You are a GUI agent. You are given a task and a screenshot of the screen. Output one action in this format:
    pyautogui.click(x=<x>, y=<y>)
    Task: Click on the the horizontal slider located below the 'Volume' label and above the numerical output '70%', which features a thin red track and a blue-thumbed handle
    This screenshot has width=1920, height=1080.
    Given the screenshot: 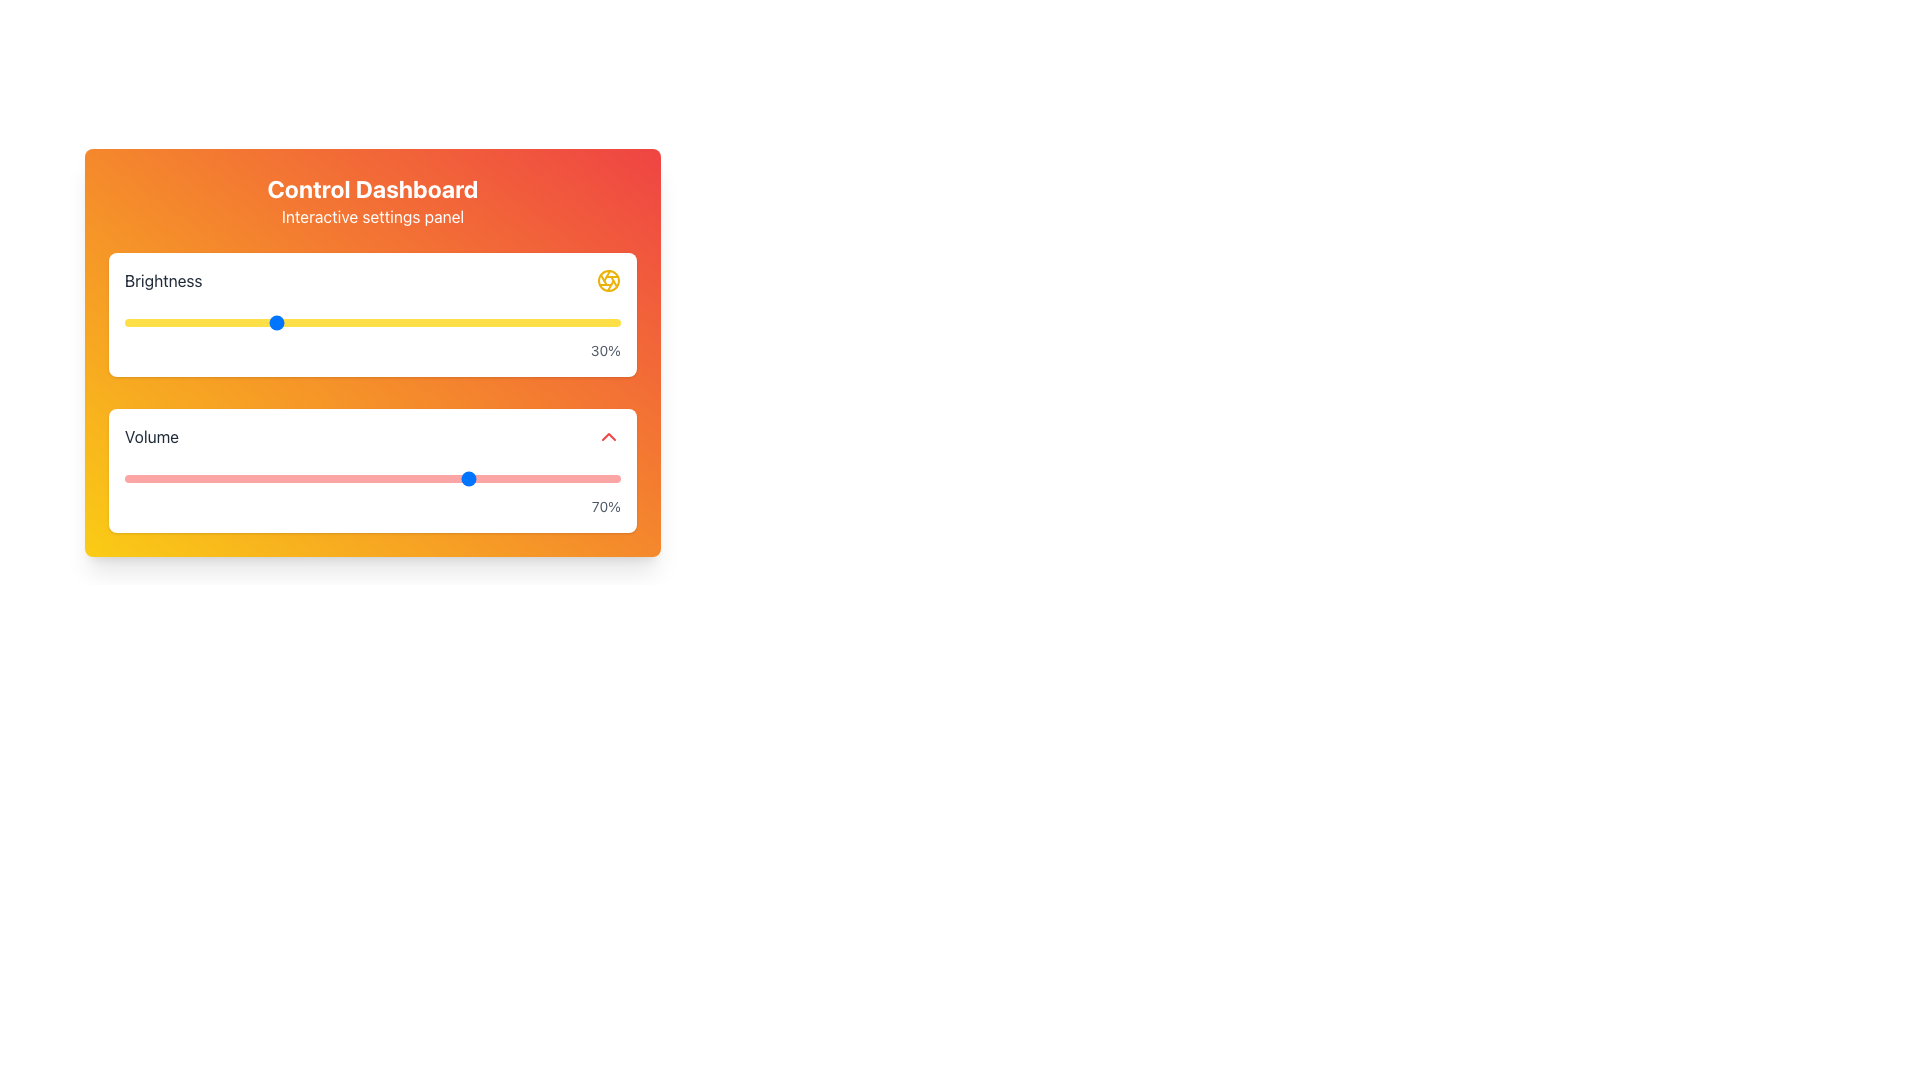 What is the action you would take?
    pyautogui.click(x=373, y=478)
    